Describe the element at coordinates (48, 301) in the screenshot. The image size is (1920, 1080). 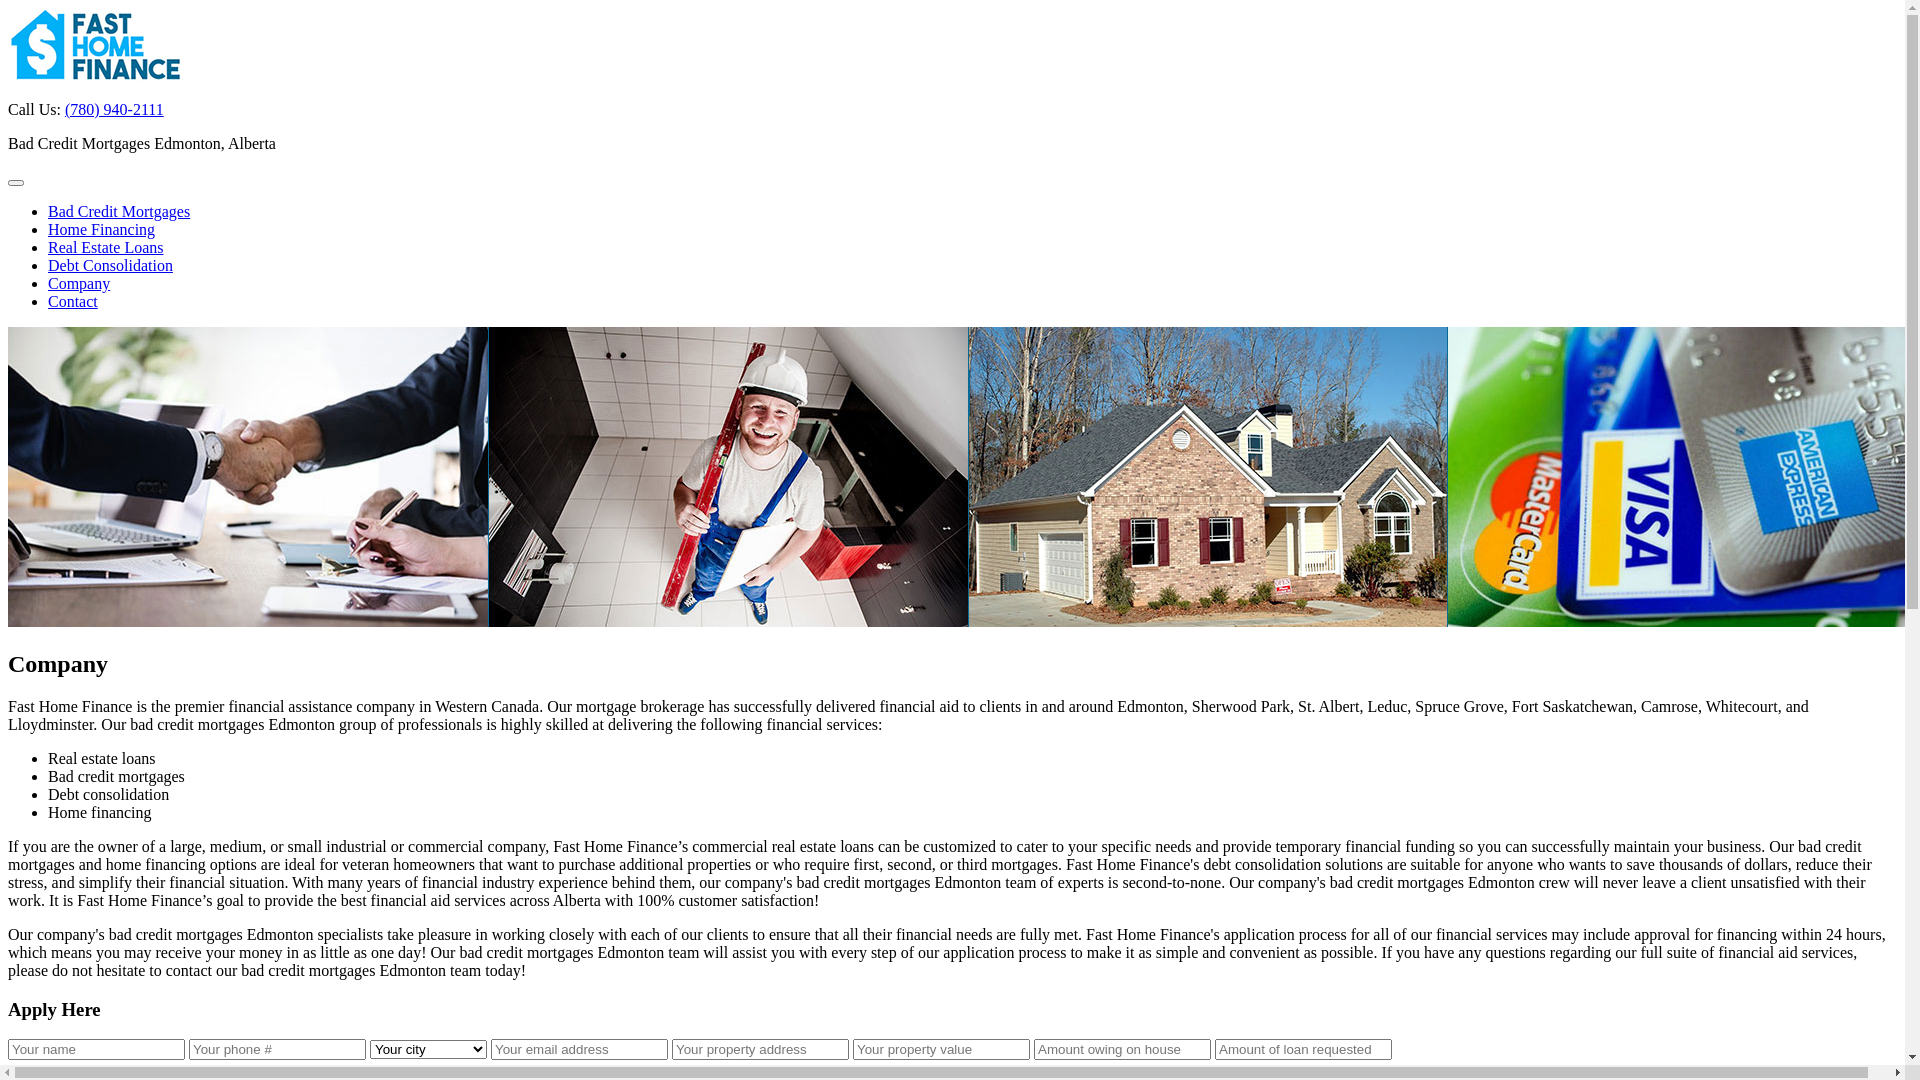
I see `'Contact'` at that location.